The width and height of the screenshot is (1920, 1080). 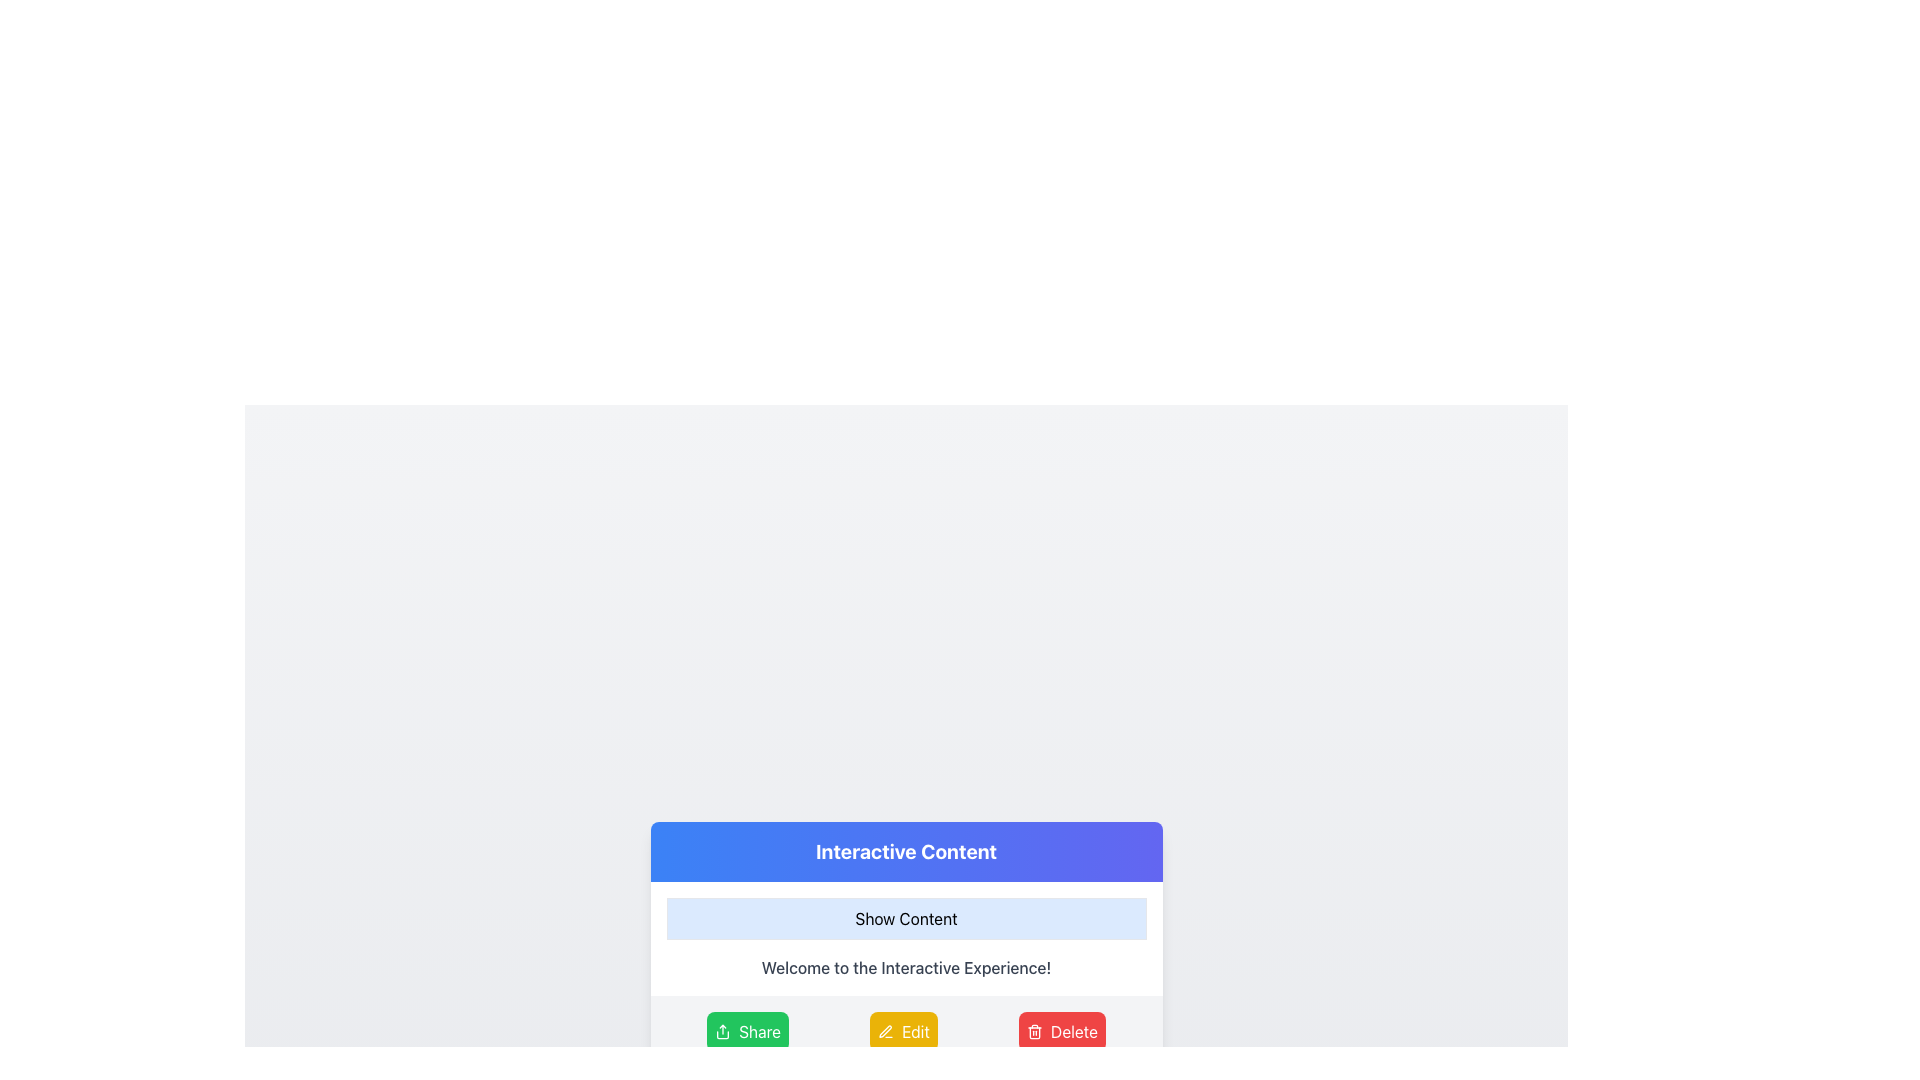 I want to click on the yellow 'Edit' button on the Toolbar located at the bottom of the white card titled 'Interactive Content', so click(x=905, y=1032).